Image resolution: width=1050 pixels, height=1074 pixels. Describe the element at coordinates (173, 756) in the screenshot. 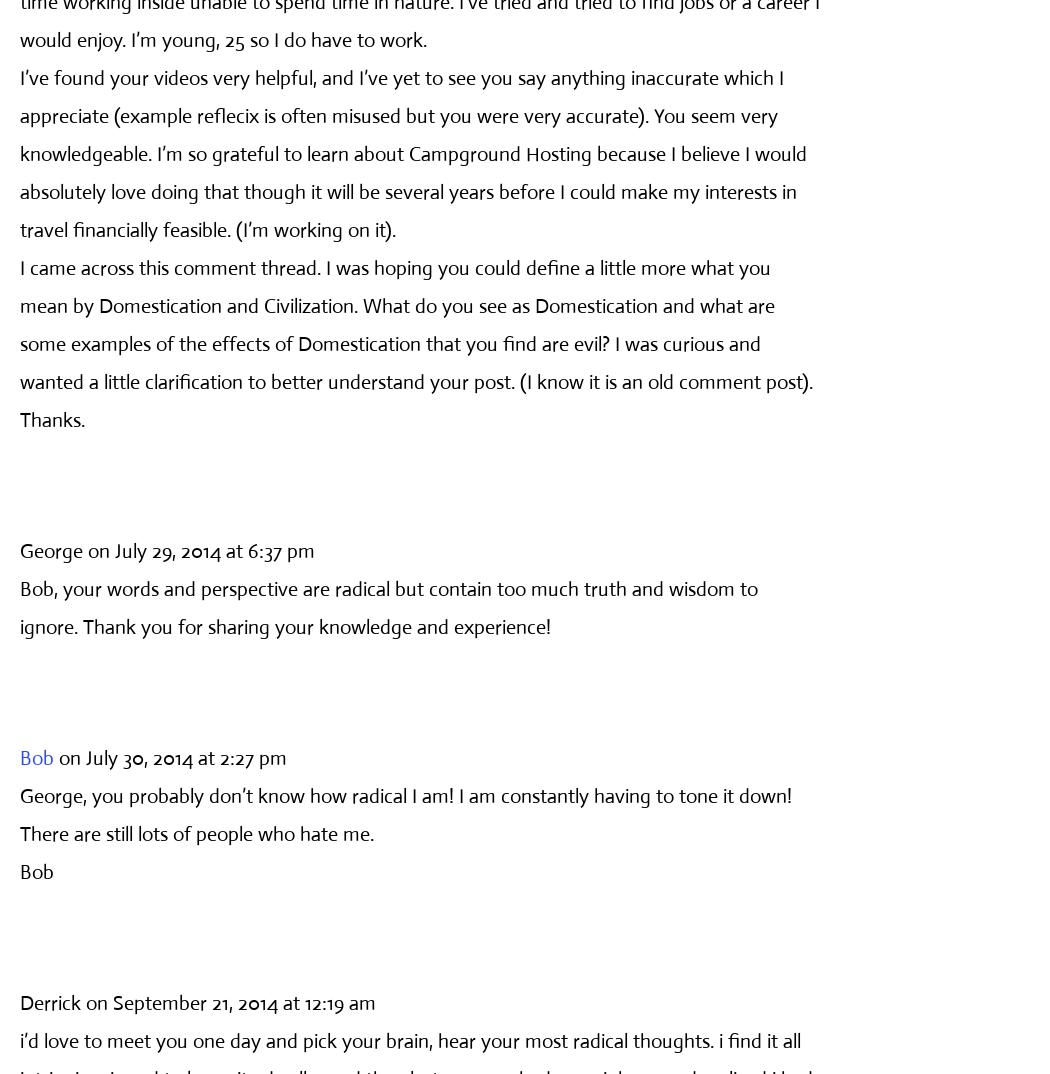

I see `'on July 30, 2014 at 2:27 pm'` at that location.